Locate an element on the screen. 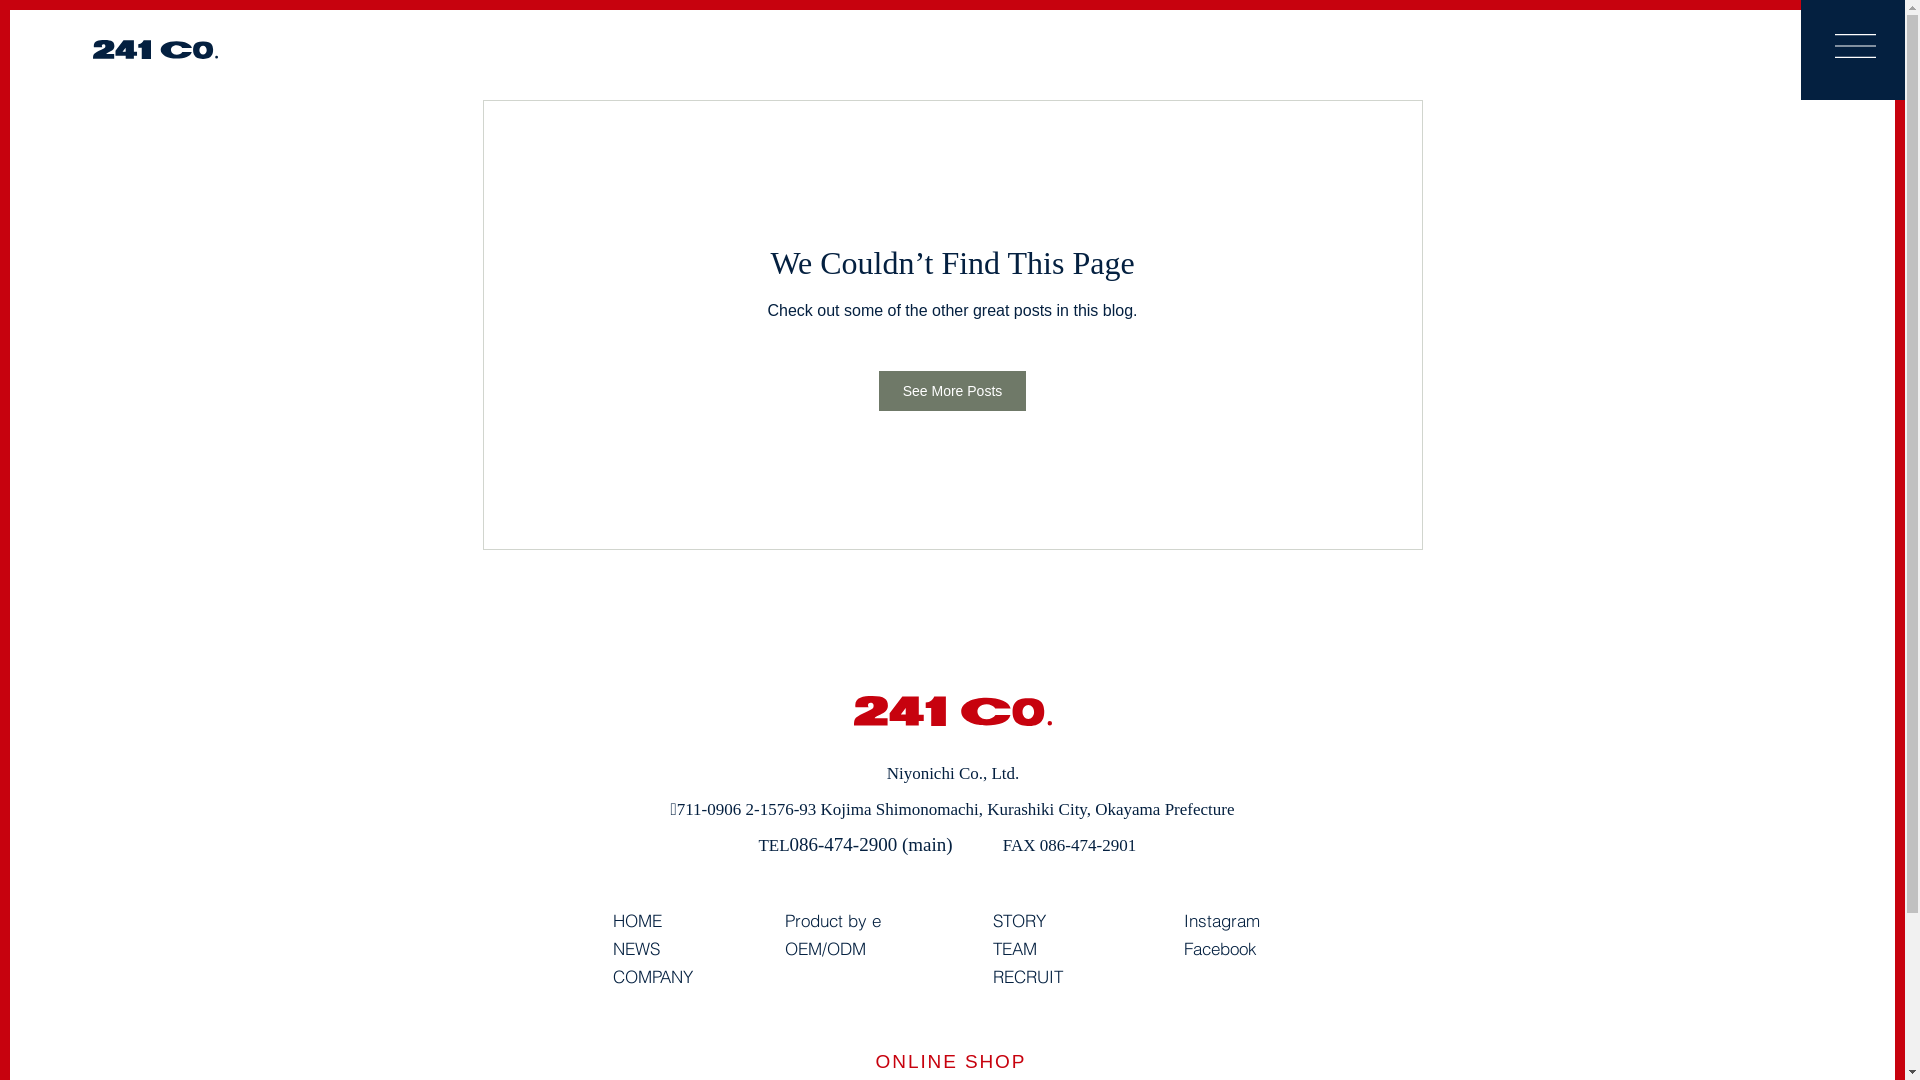 Image resolution: width=1920 pixels, height=1080 pixels. 'STORY' is located at coordinates (1018, 921).